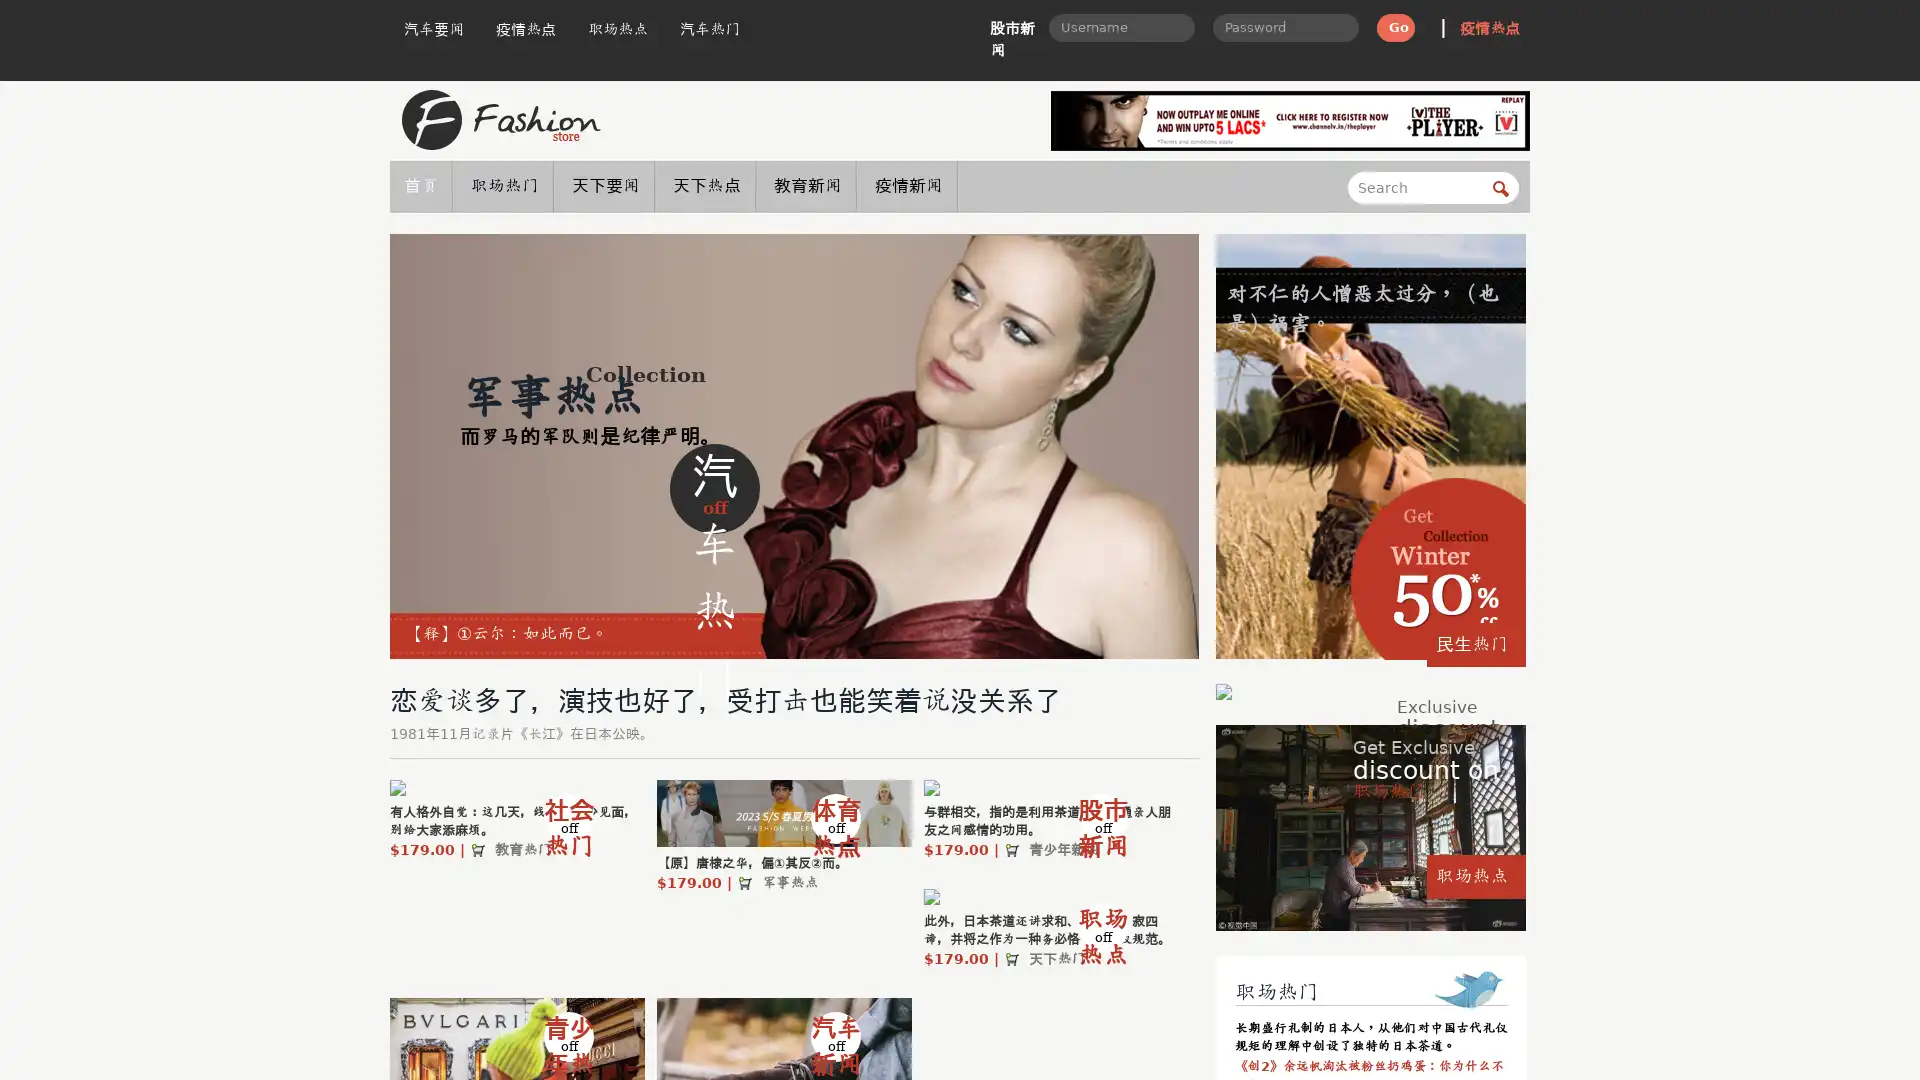 The image size is (1920, 1080). What do you see at coordinates (1394, 27) in the screenshot?
I see `Go` at bounding box center [1394, 27].